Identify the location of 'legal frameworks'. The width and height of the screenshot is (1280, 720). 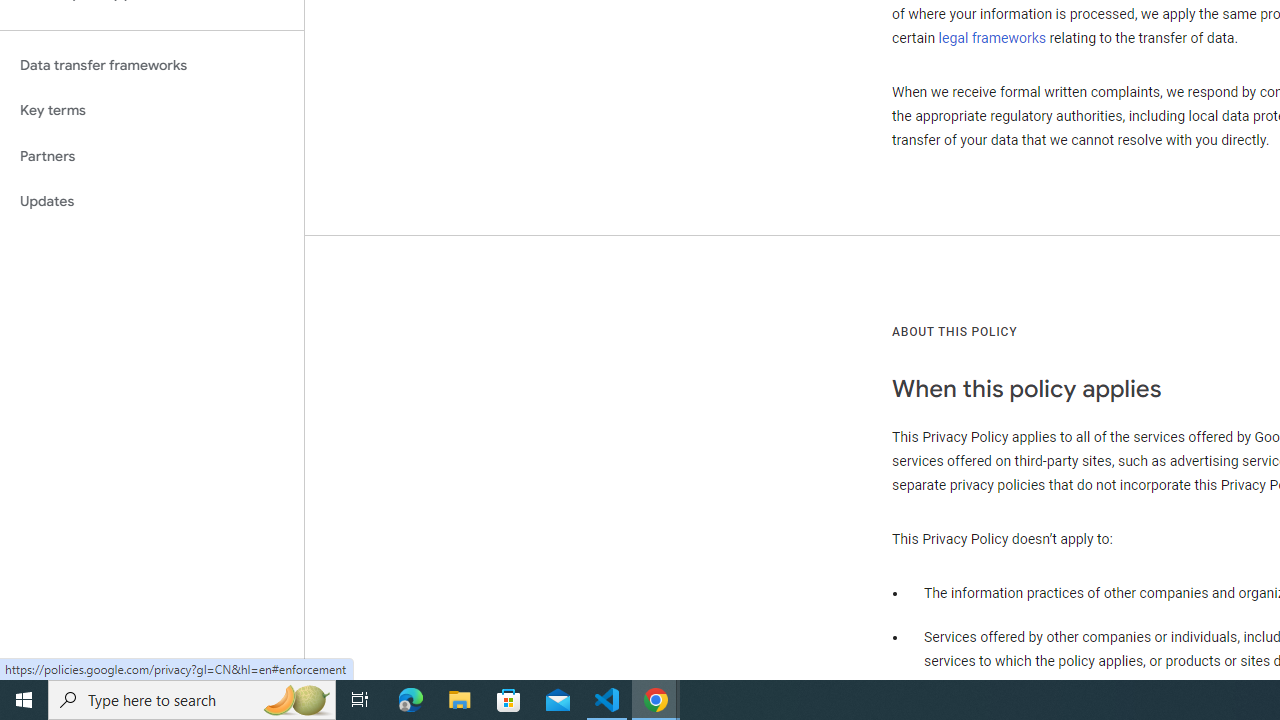
(992, 37).